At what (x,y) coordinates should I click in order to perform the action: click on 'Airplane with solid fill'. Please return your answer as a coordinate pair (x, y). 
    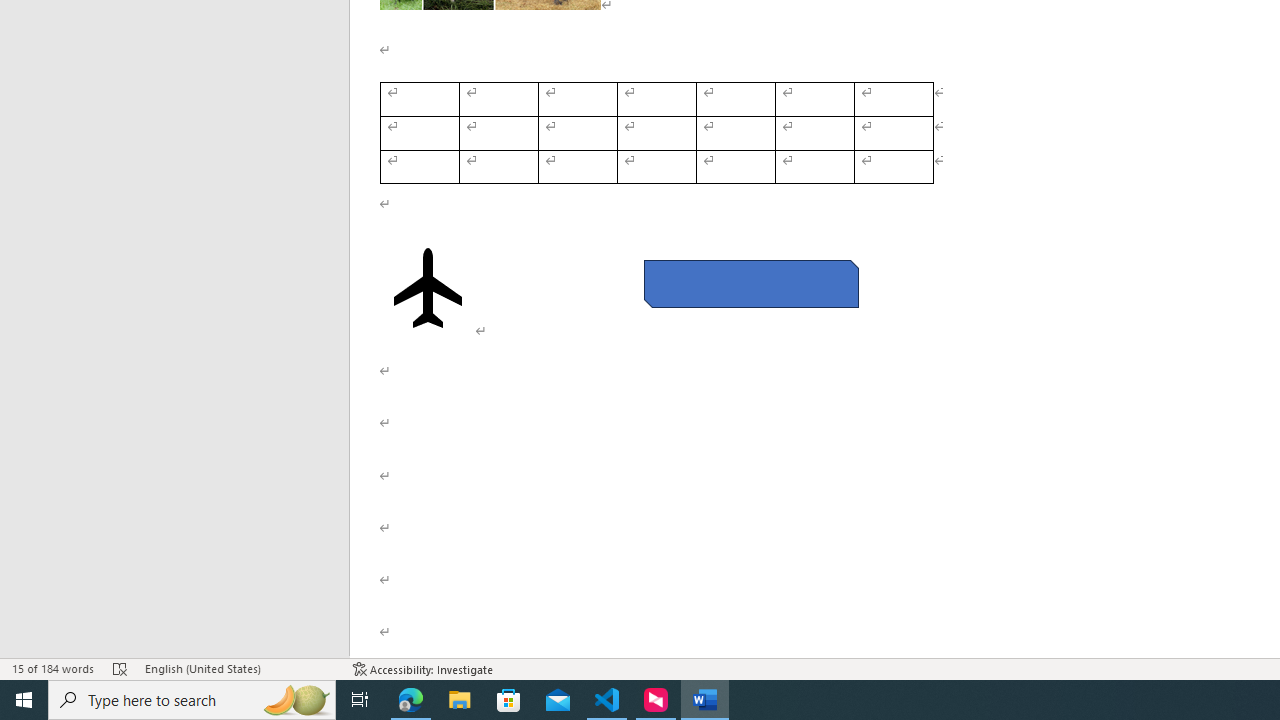
    Looking at the image, I should click on (427, 288).